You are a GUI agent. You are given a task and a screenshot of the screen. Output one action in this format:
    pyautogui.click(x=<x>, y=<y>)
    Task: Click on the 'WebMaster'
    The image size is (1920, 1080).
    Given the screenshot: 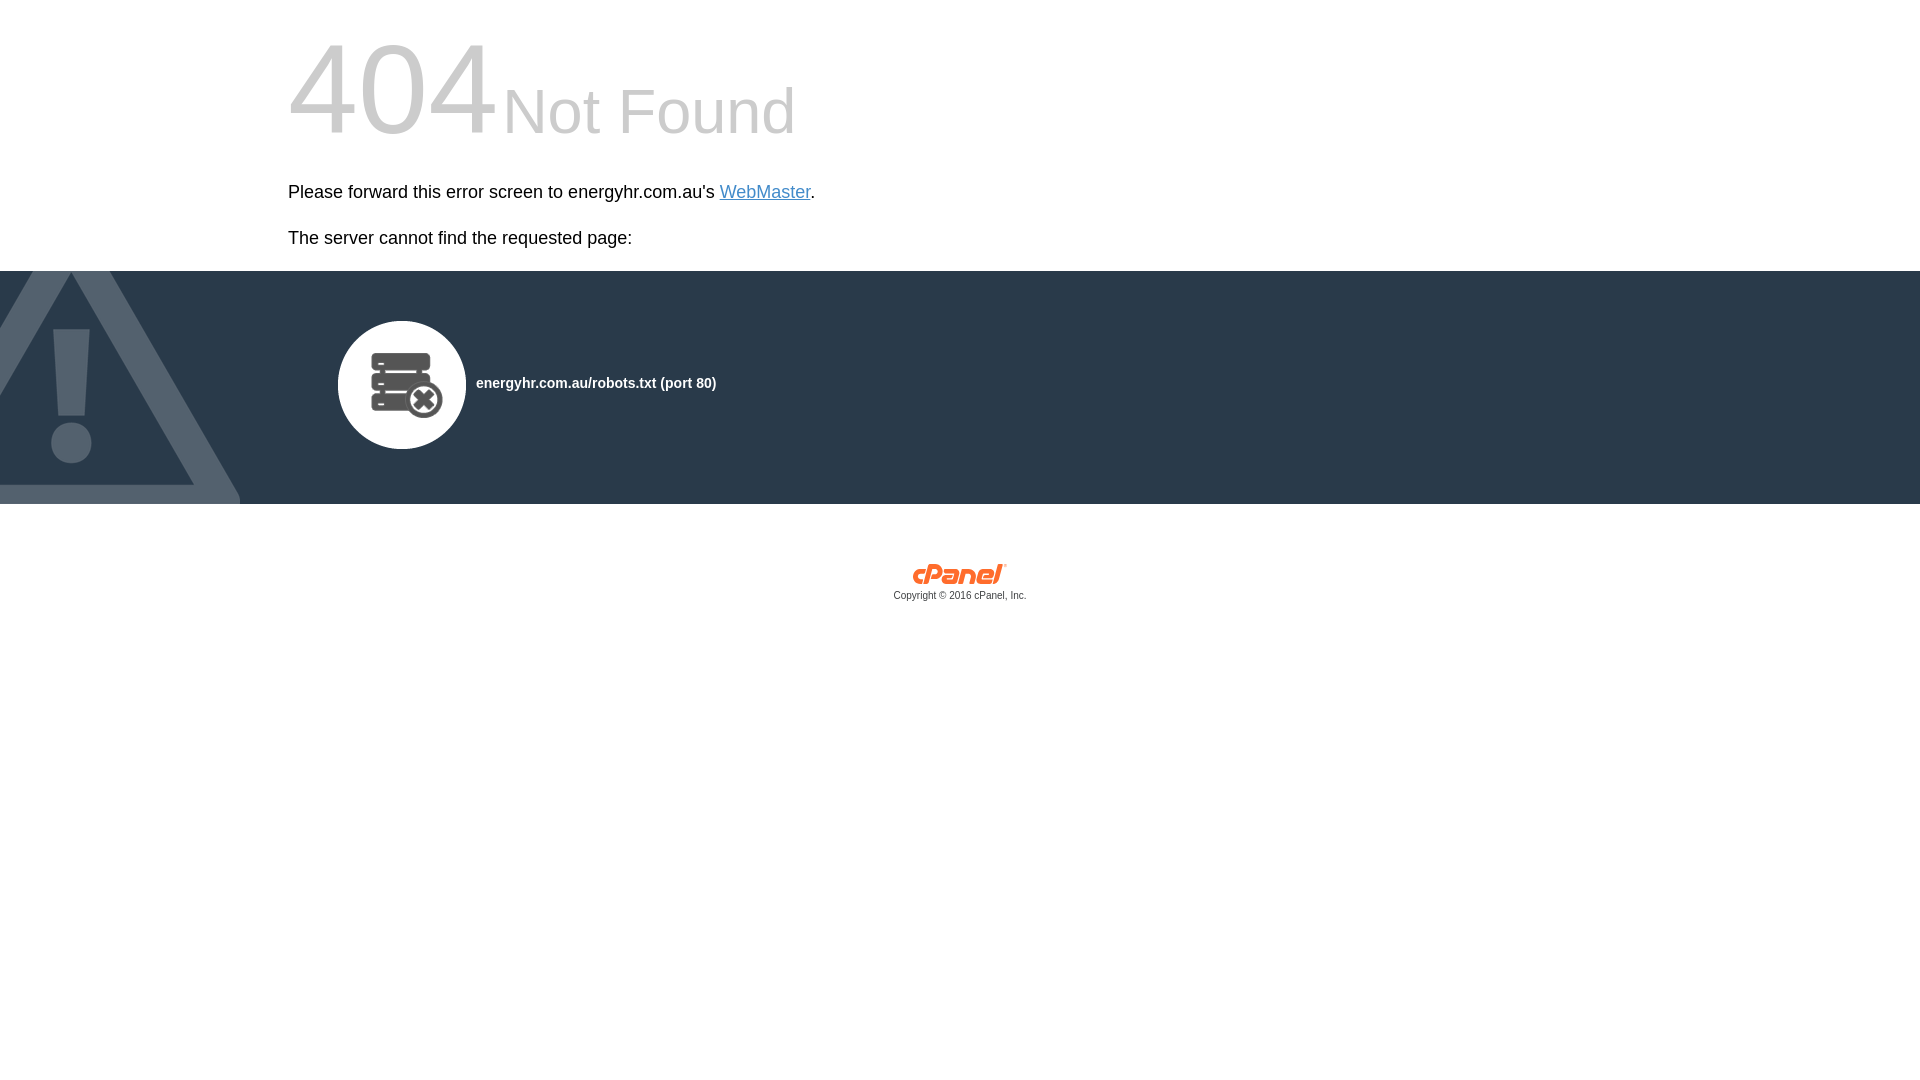 What is the action you would take?
    pyautogui.click(x=720, y=192)
    